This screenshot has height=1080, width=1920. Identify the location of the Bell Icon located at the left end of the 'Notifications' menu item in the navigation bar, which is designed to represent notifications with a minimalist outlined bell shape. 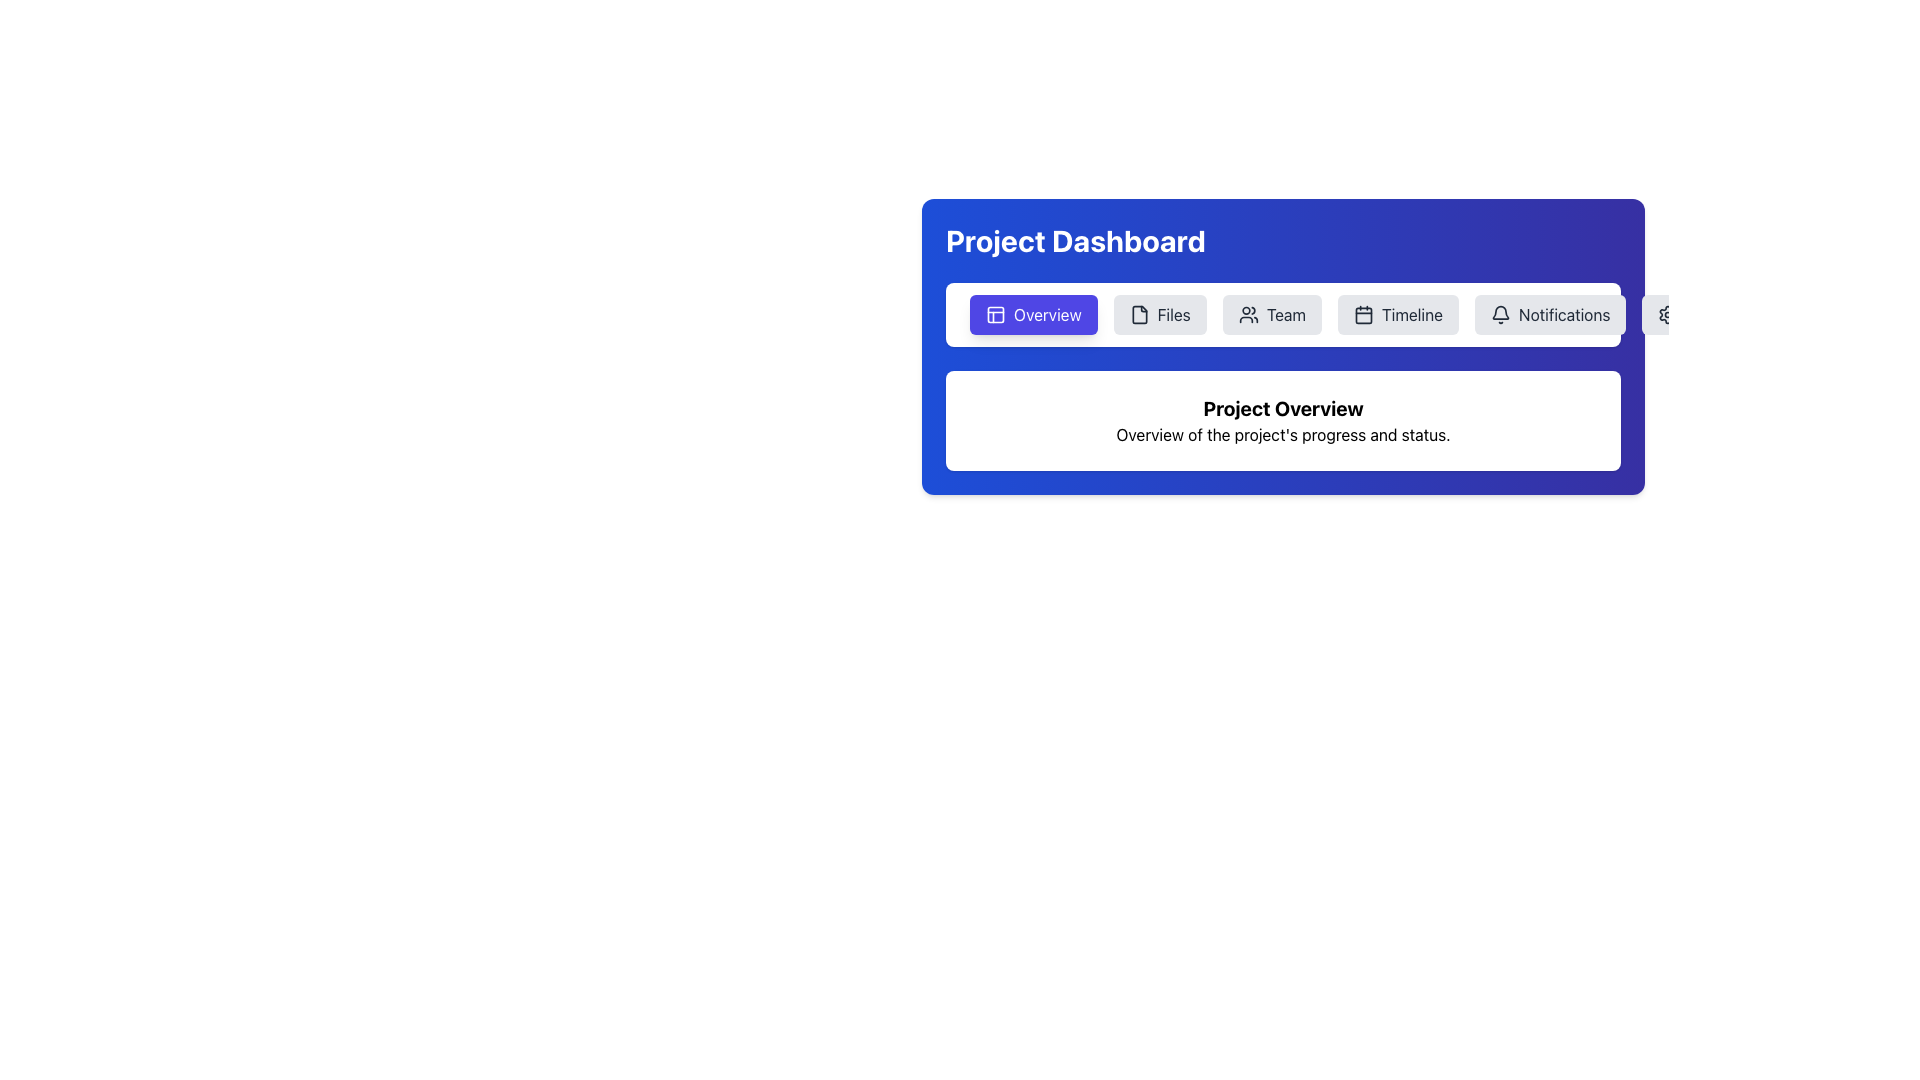
(1501, 315).